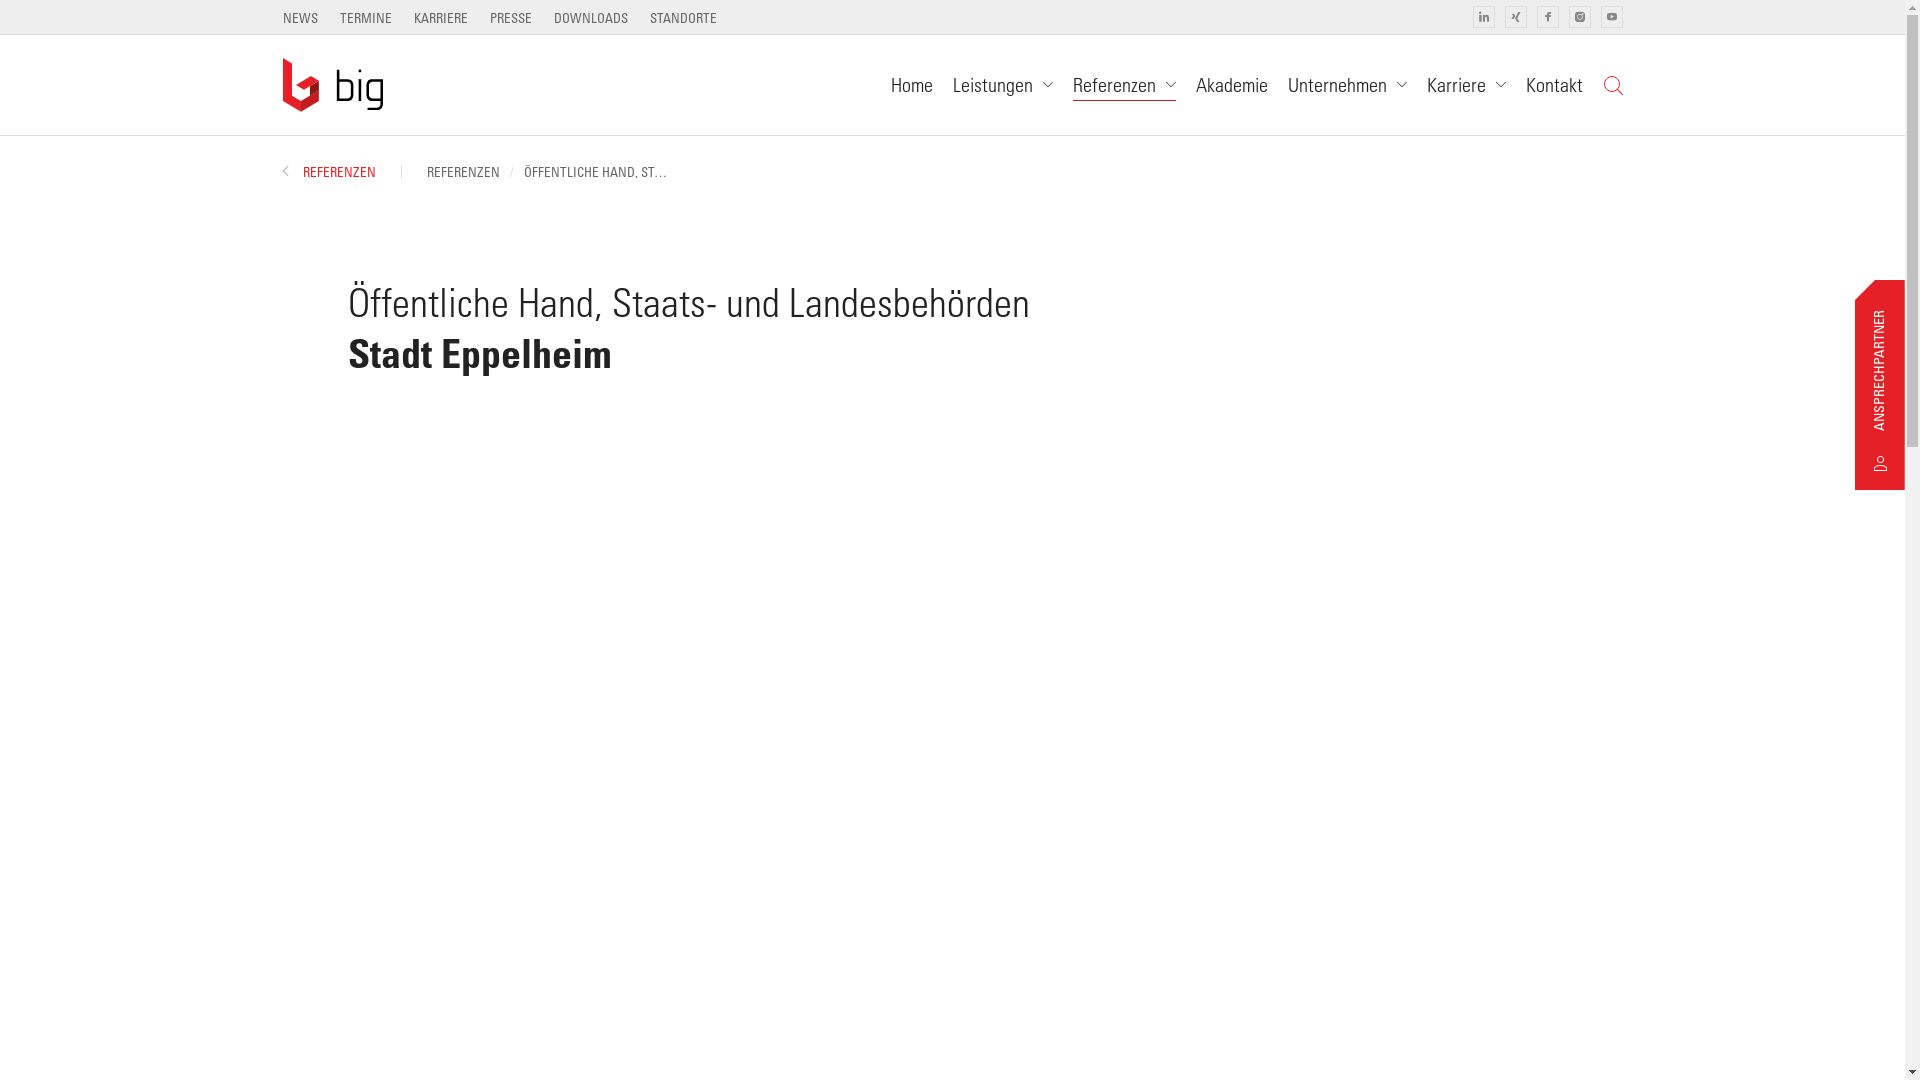 Image resolution: width=1920 pixels, height=1080 pixels. Describe the element at coordinates (1231, 83) in the screenshot. I see `'Akademie'` at that location.